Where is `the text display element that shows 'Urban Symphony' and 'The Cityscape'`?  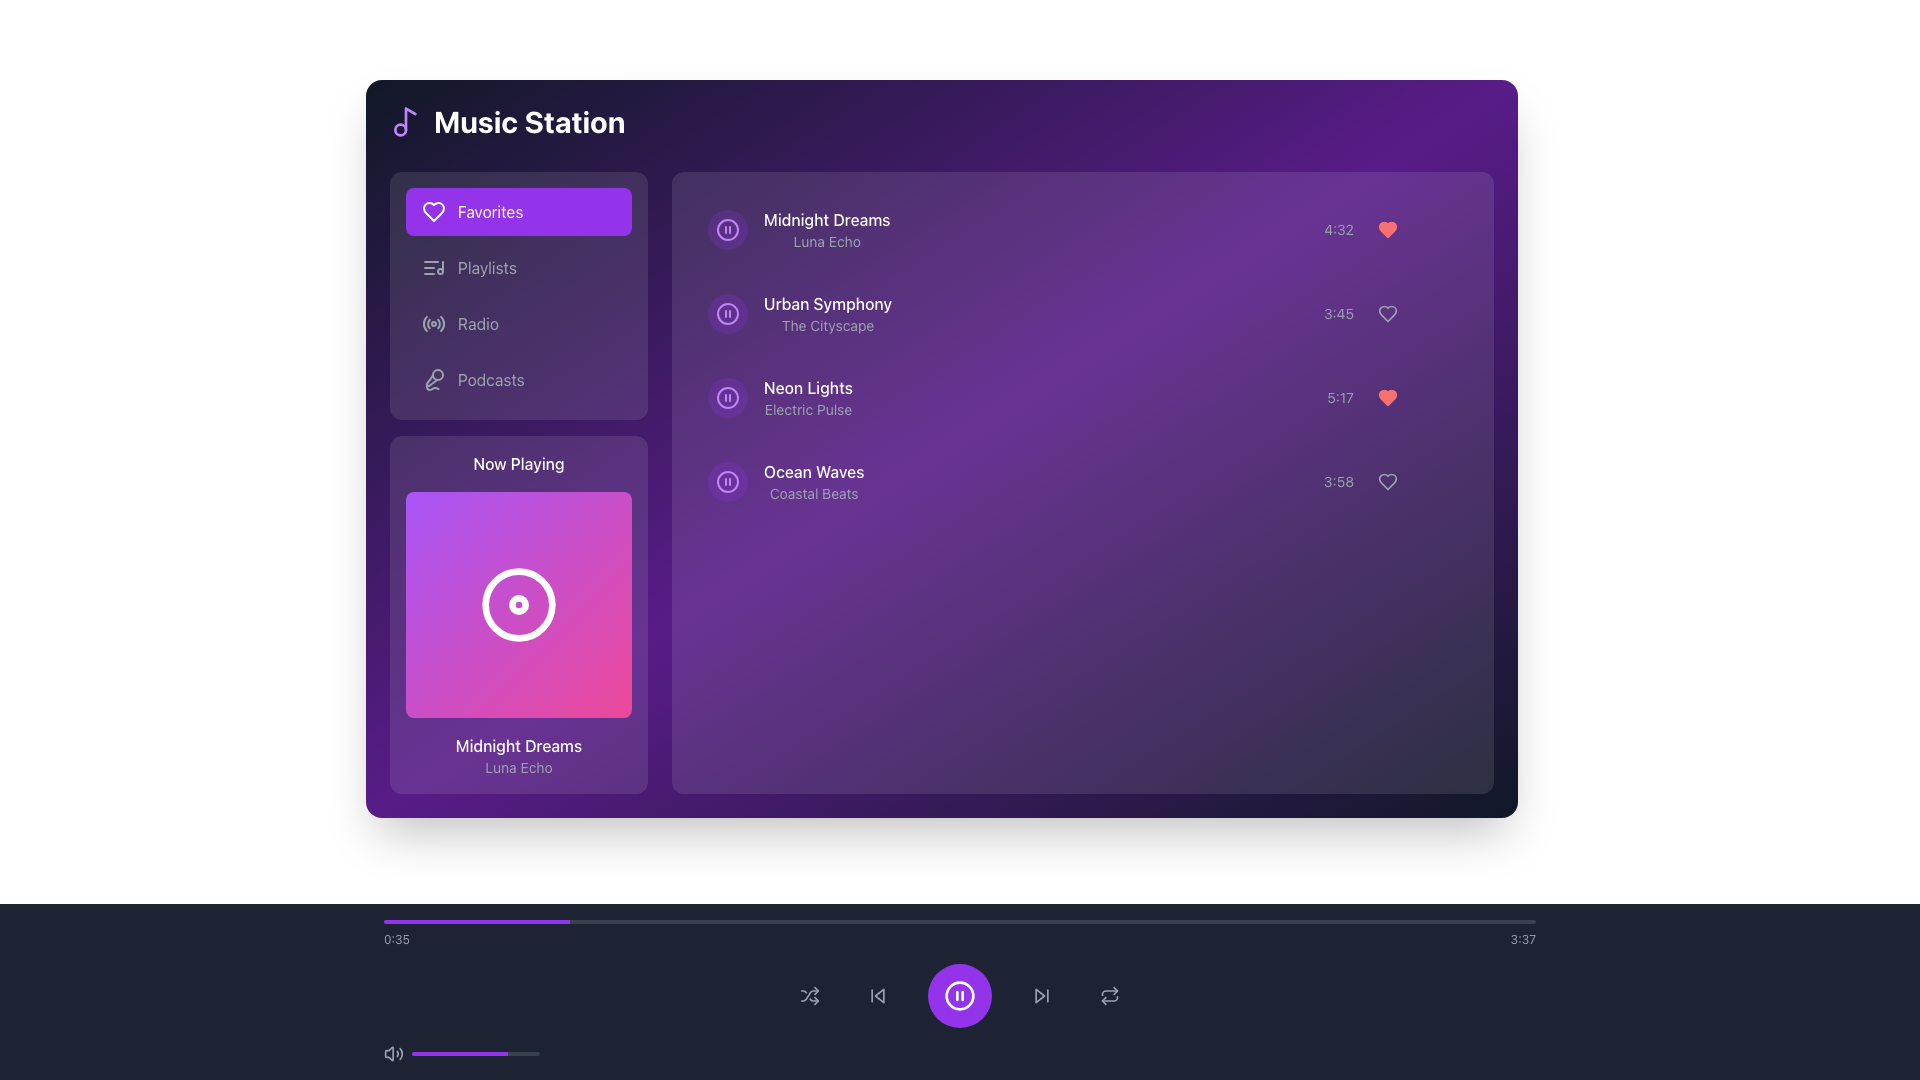
the text display element that shows 'Urban Symphony' and 'The Cityscape' is located at coordinates (800, 313).